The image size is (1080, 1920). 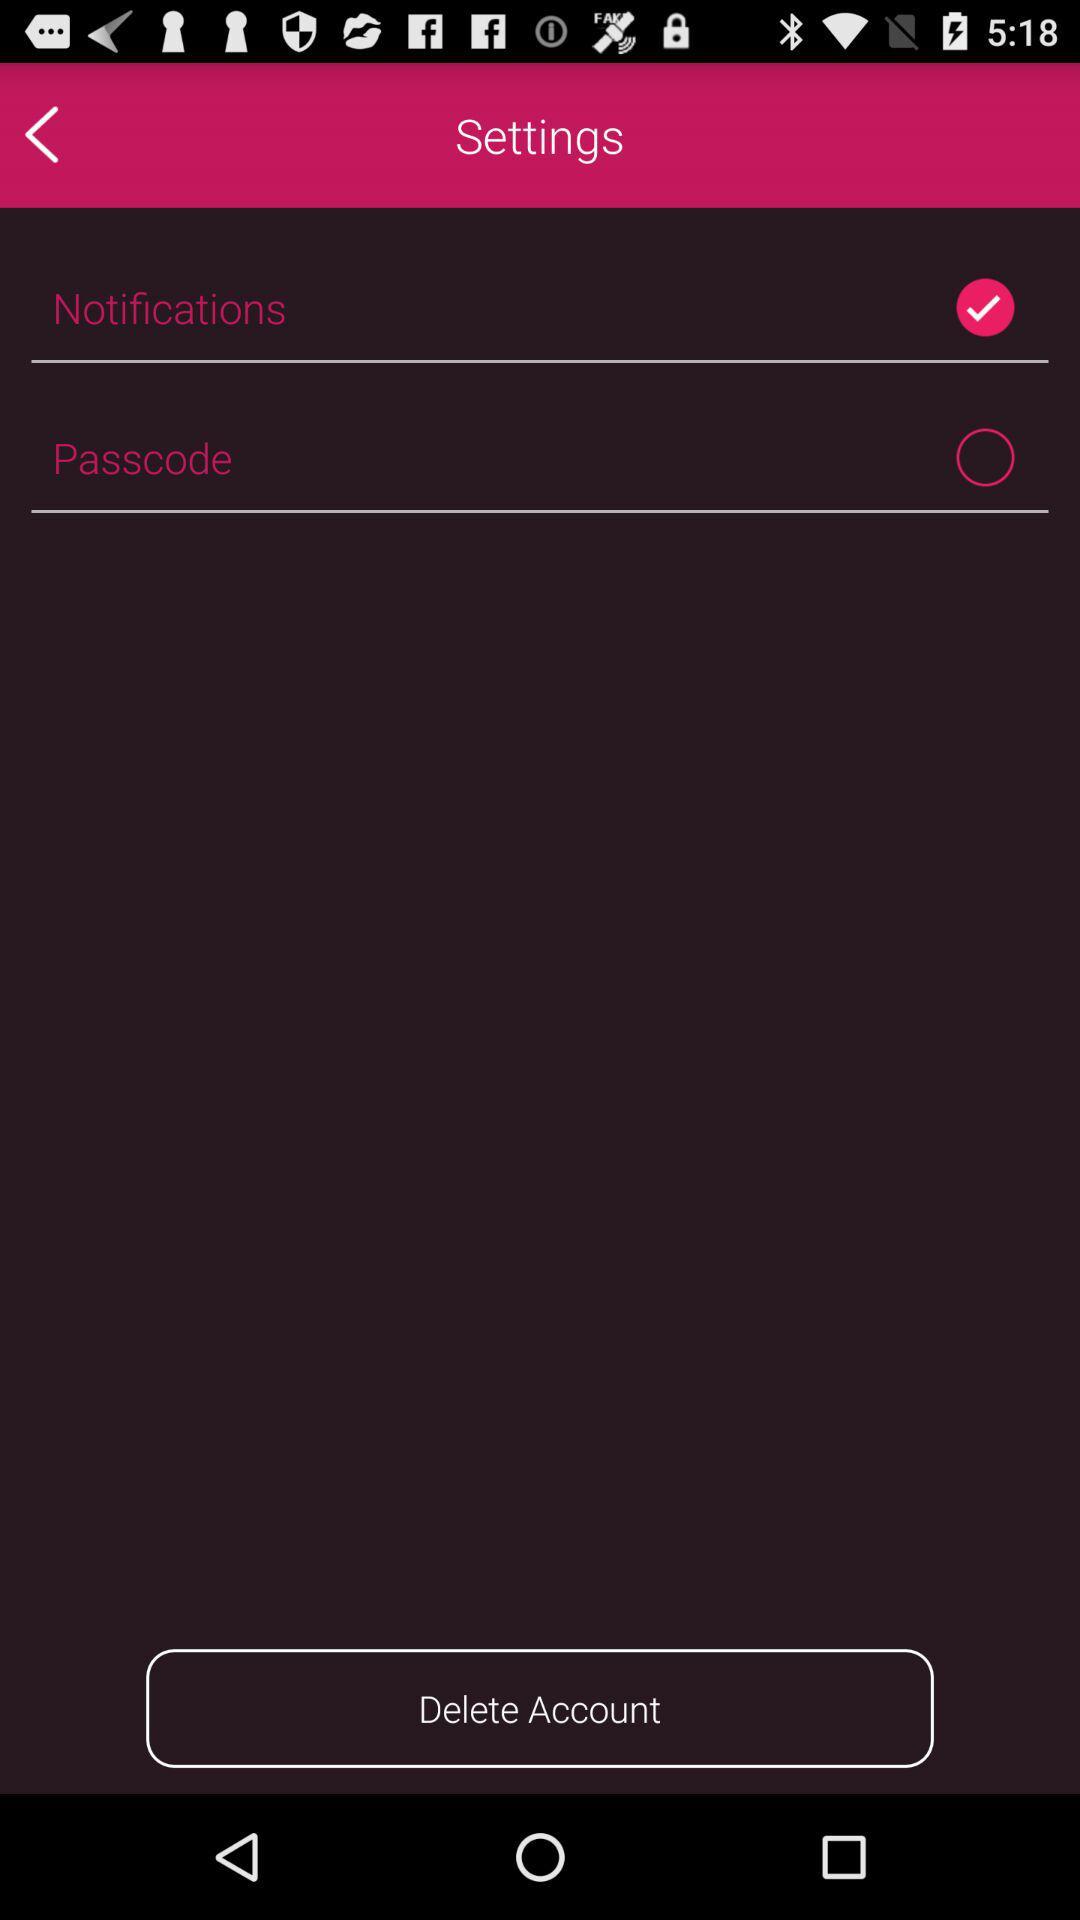 What do you see at coordinates (984, 456) in the screenshot?
I see `set passcode requirement` at bounding box center [984, 456].